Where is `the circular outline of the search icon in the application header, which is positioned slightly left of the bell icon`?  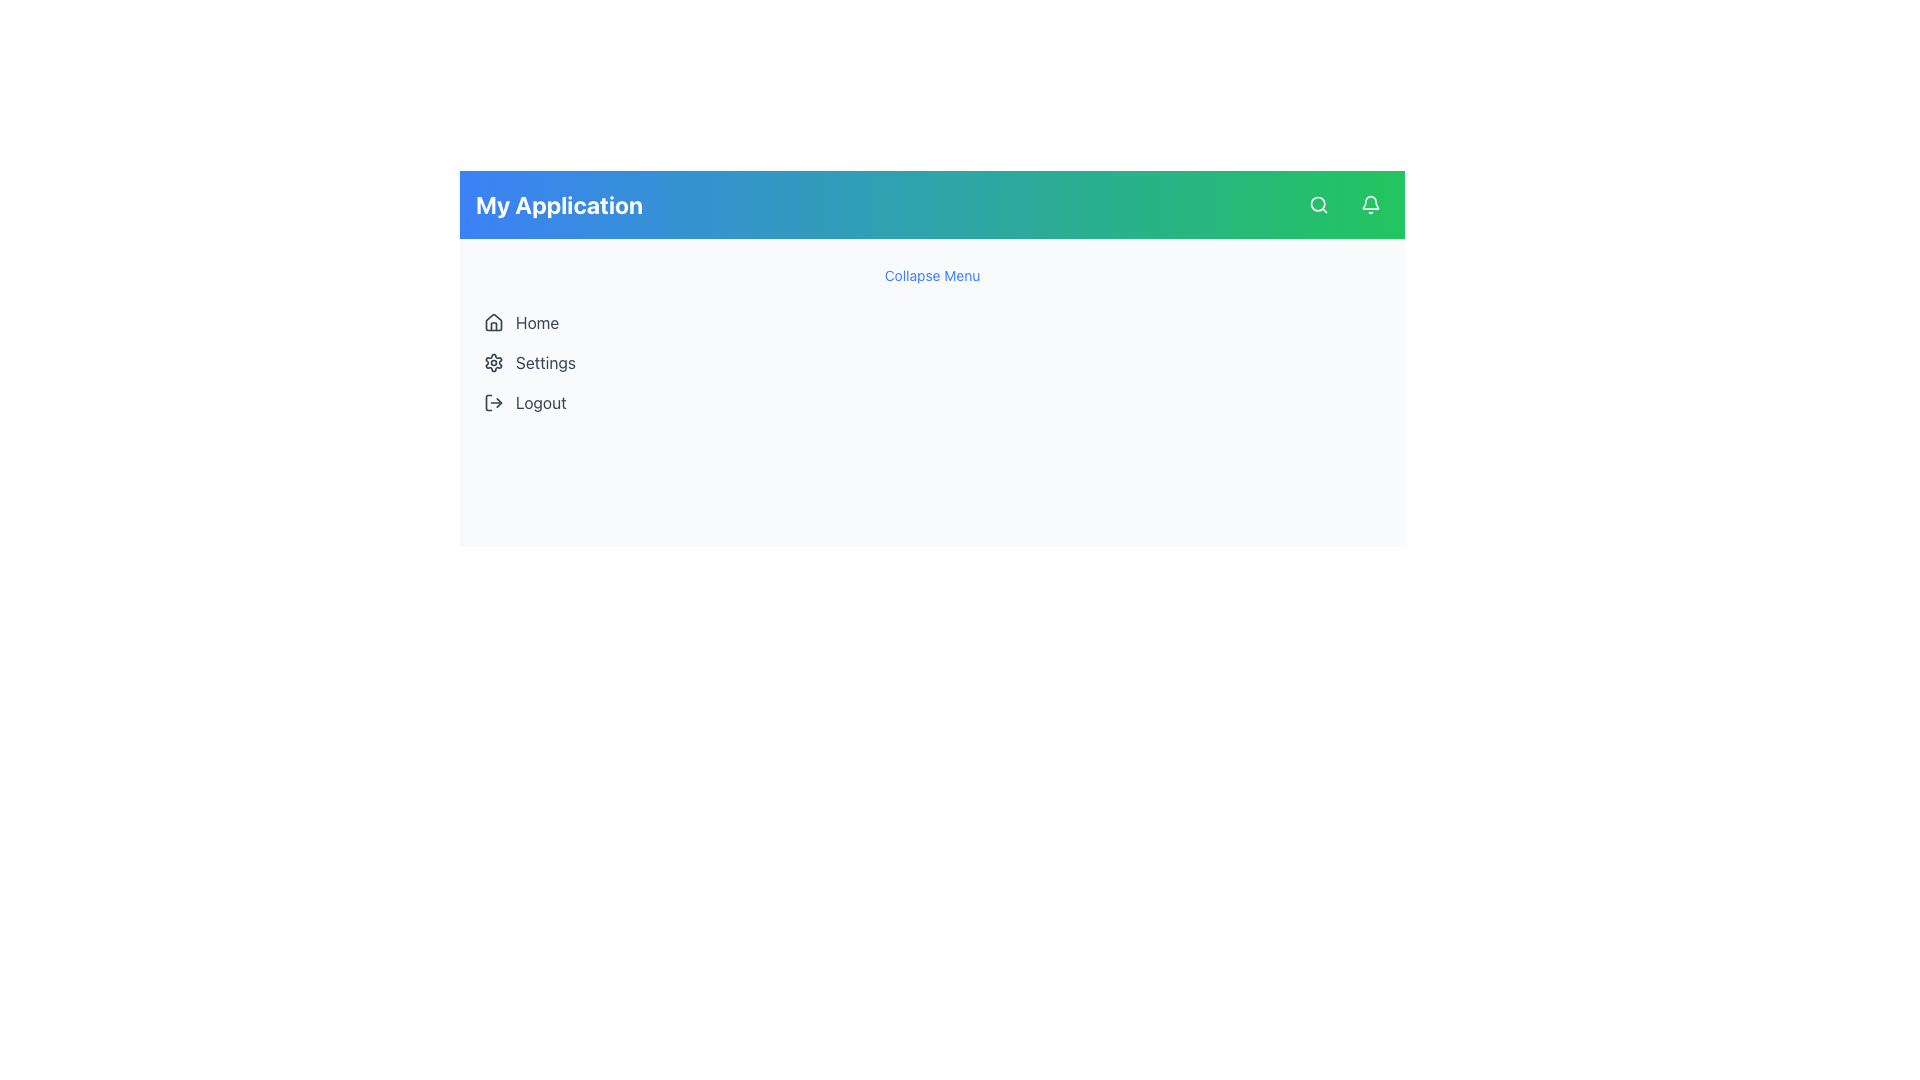
the circular outline of the search icon in the application header, which is positioned slightly left of the bell icon is located at coordinates (1318, 204).